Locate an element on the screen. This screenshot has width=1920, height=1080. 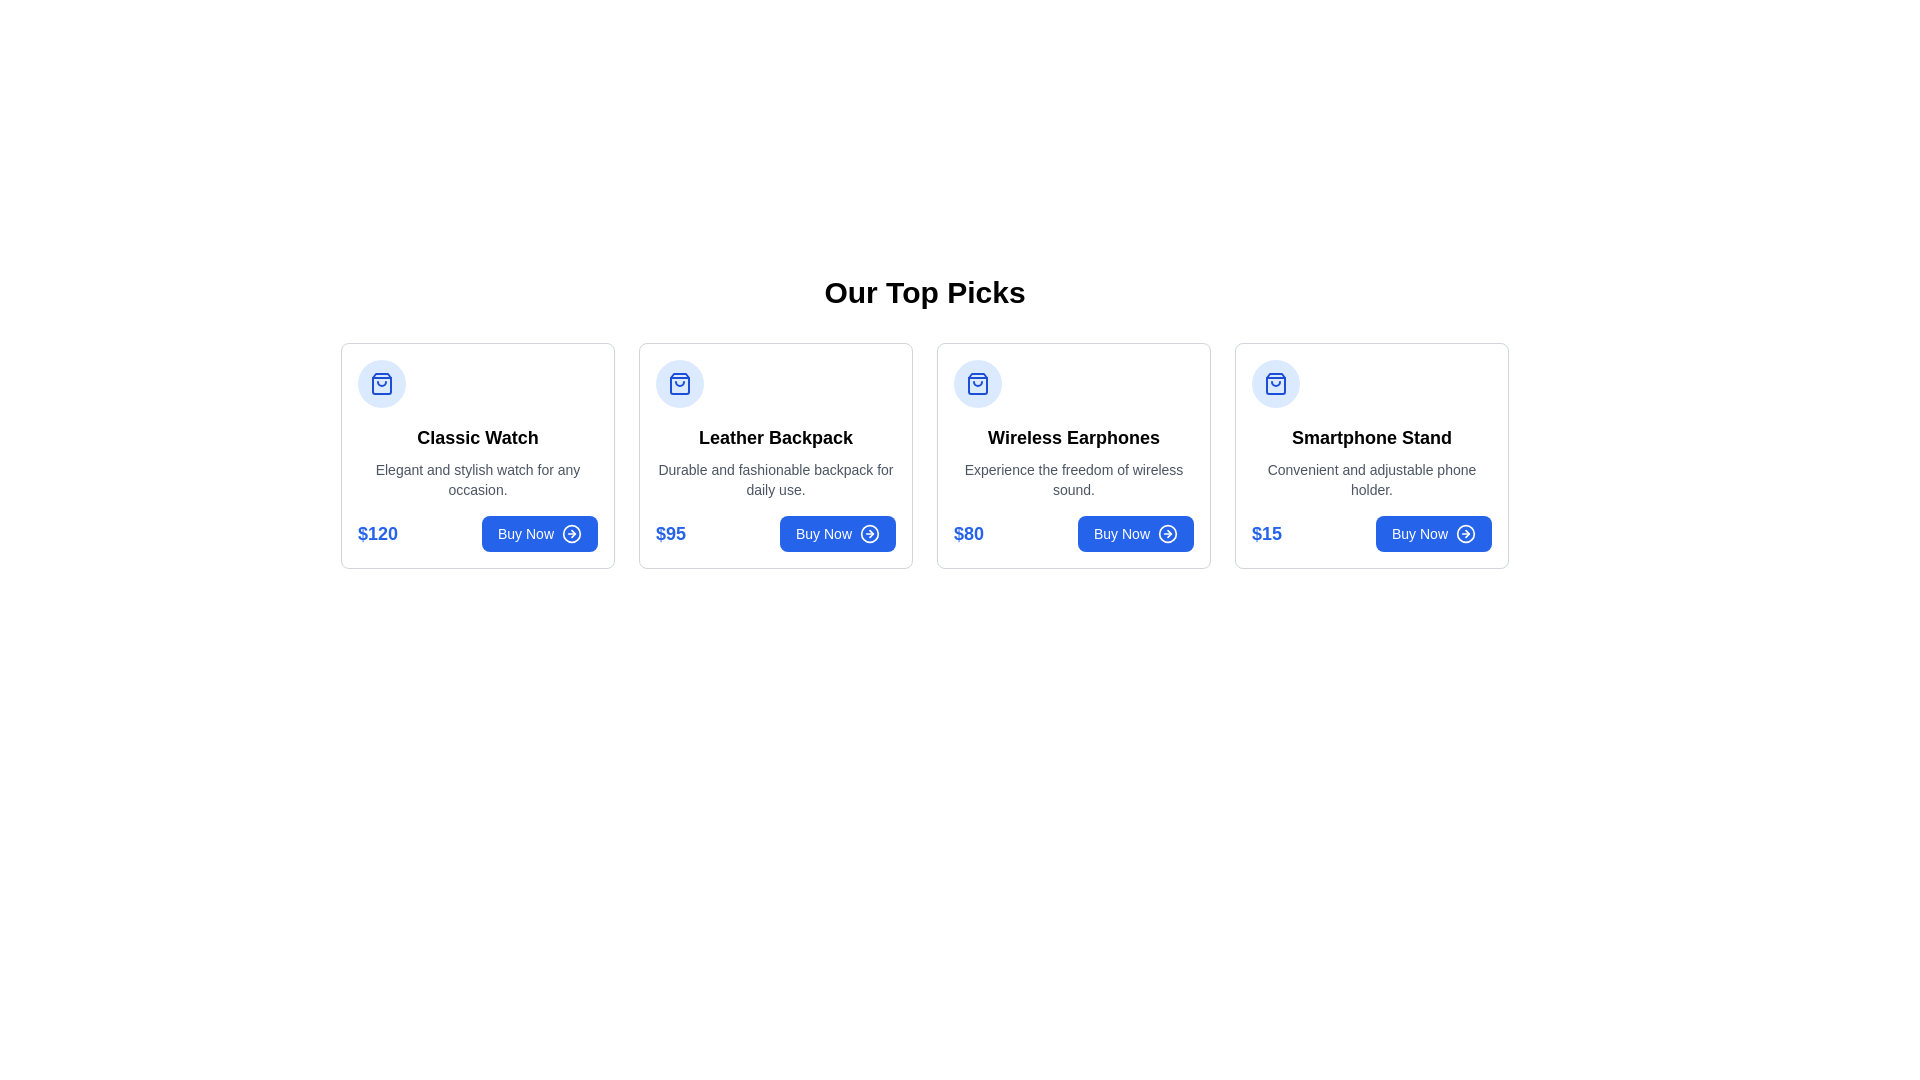
the circular indicator with a blue stroke located at the center-right of the Wireless Earphones product card is located at coordinates (1167, 532).